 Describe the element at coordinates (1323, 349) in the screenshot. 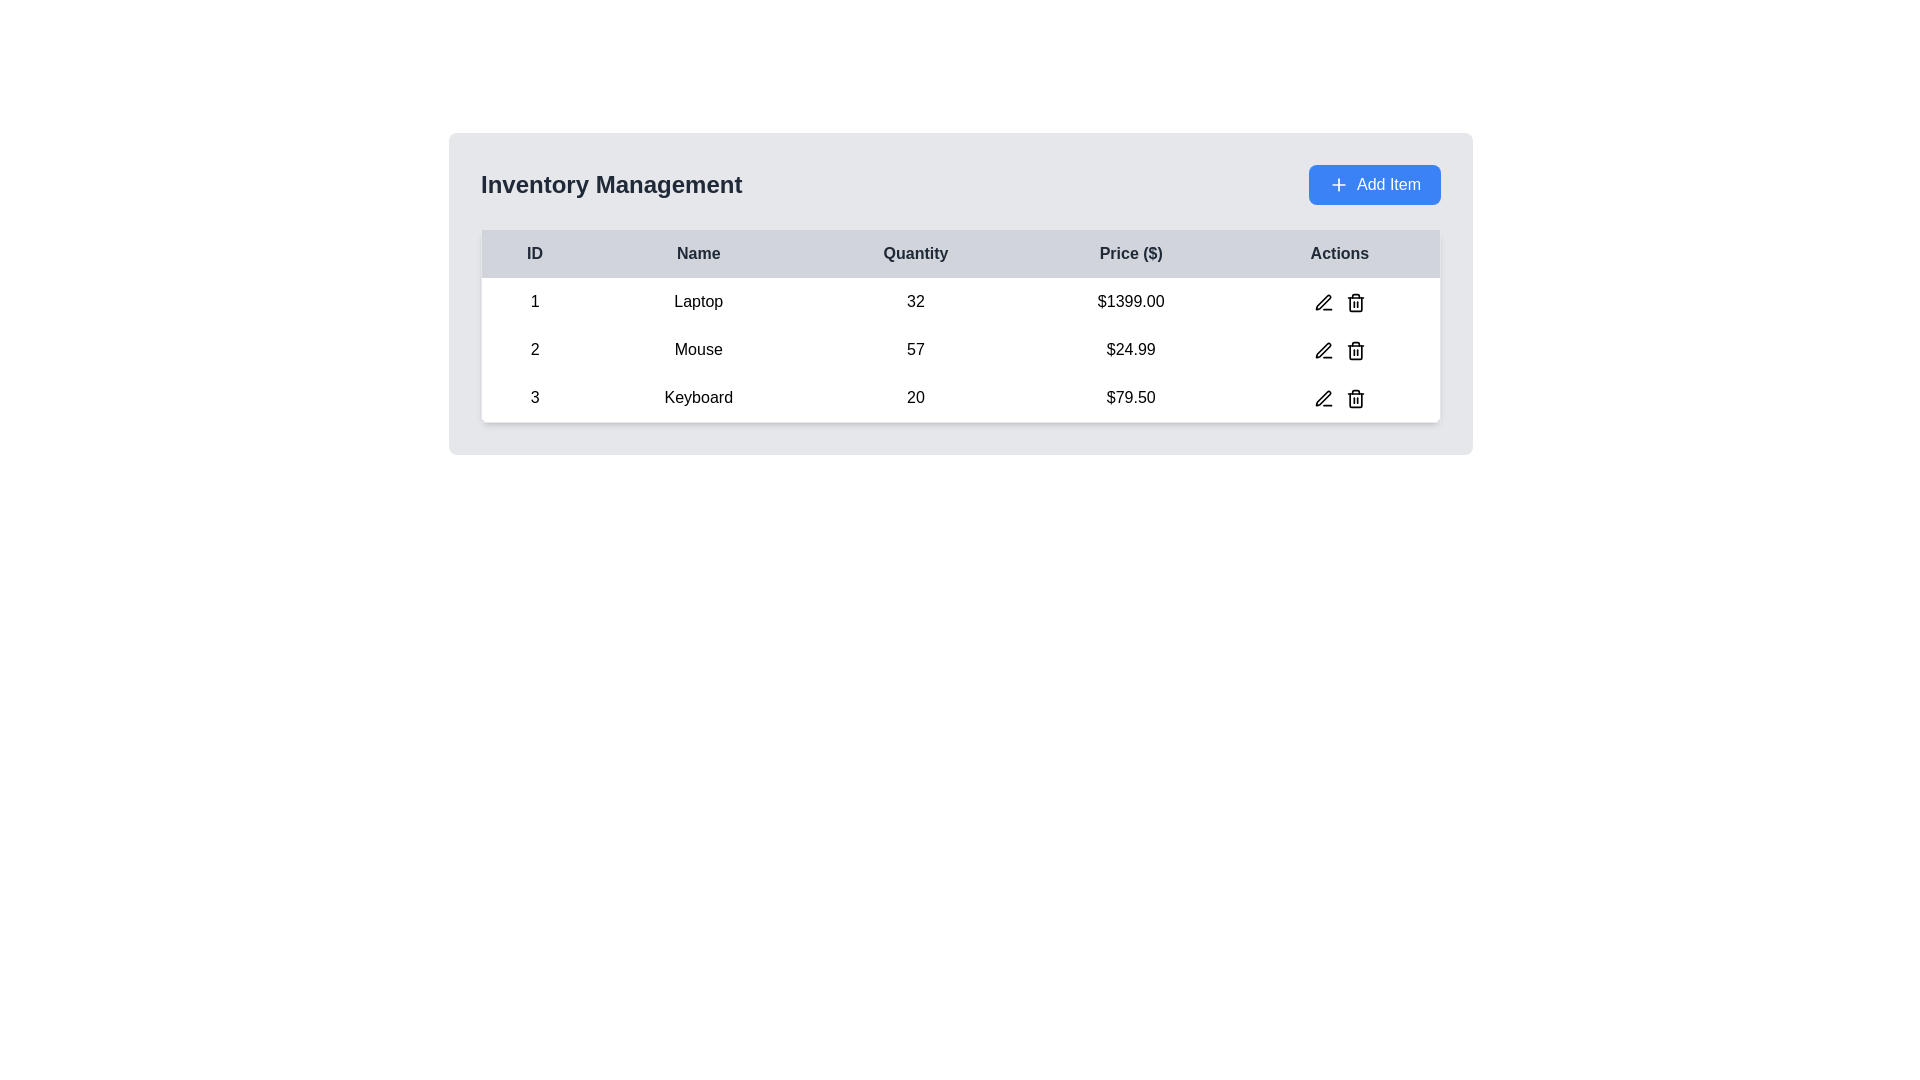

I see `the pen icon button` at that location.